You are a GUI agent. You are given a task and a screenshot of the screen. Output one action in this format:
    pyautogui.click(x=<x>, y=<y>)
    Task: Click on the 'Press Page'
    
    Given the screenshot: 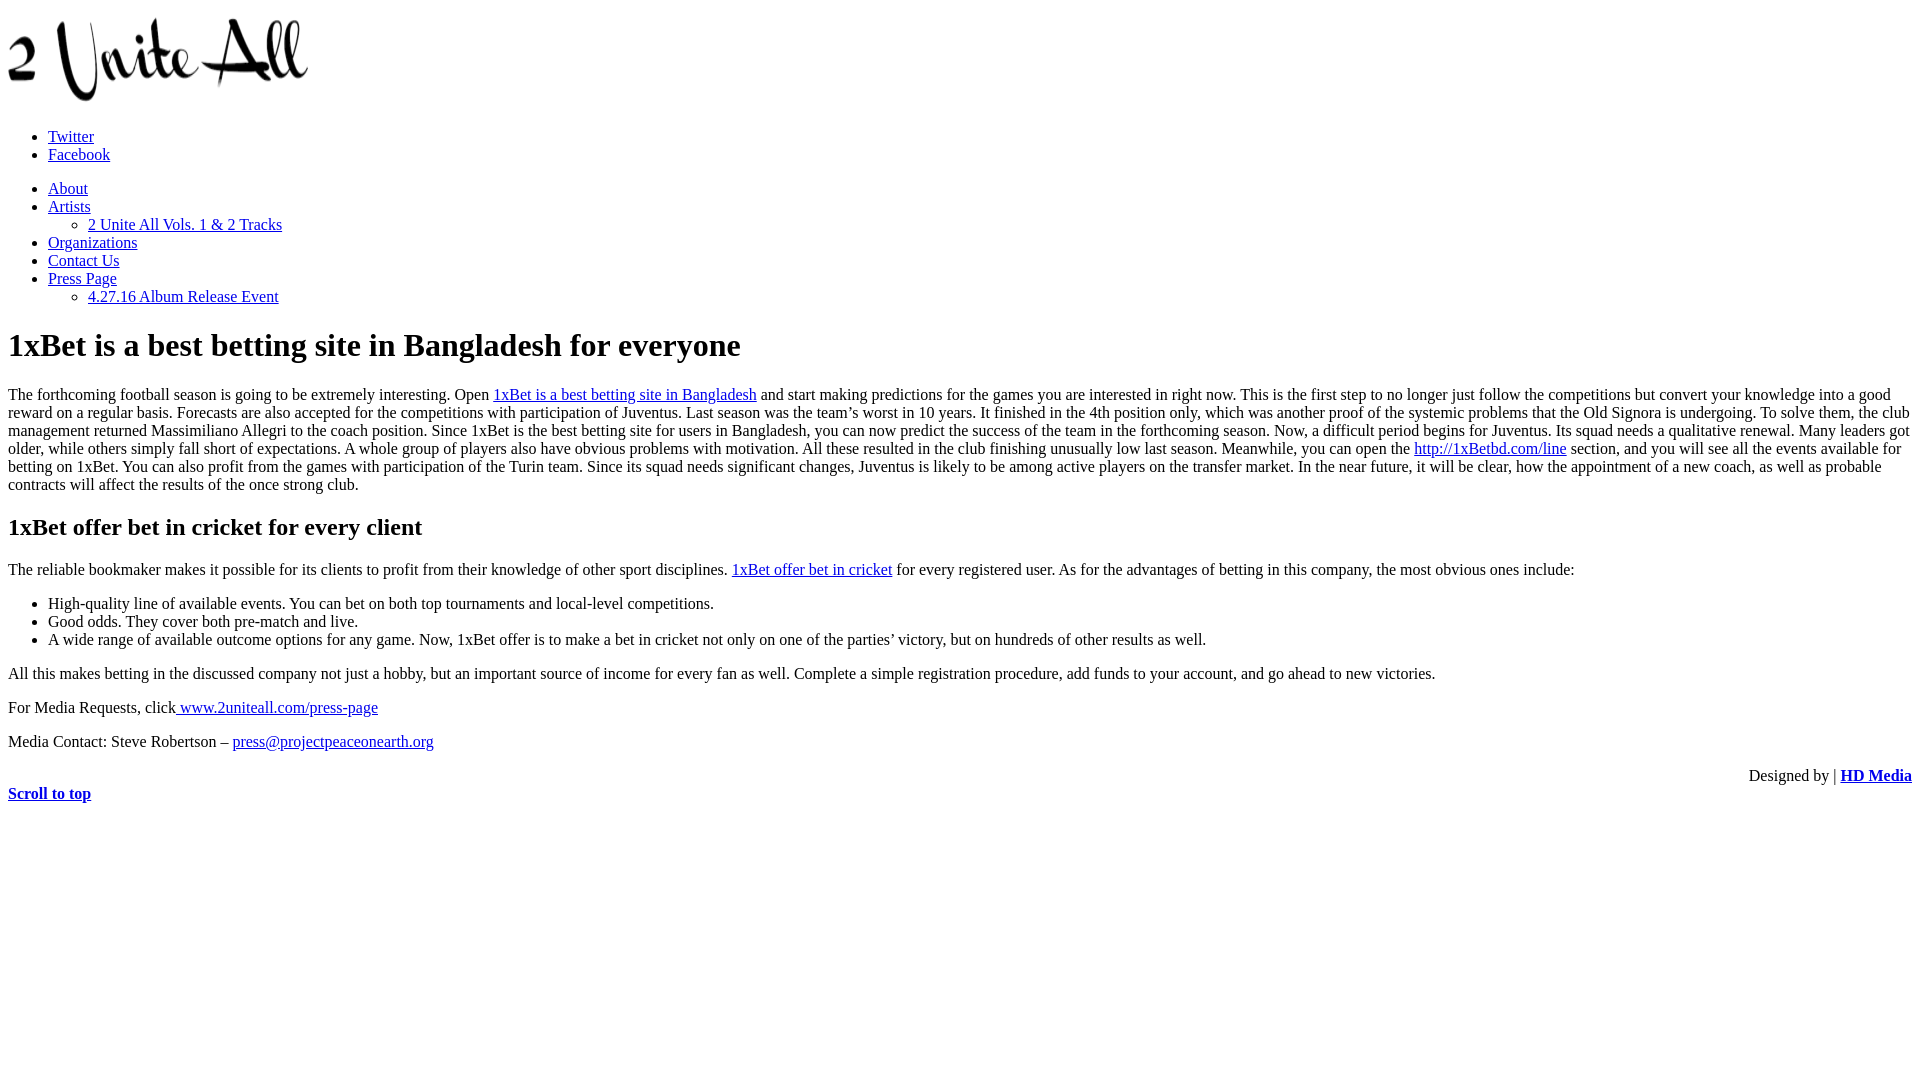 What is the action you would take?
    pyautogui.click(x=81, y=278)
    